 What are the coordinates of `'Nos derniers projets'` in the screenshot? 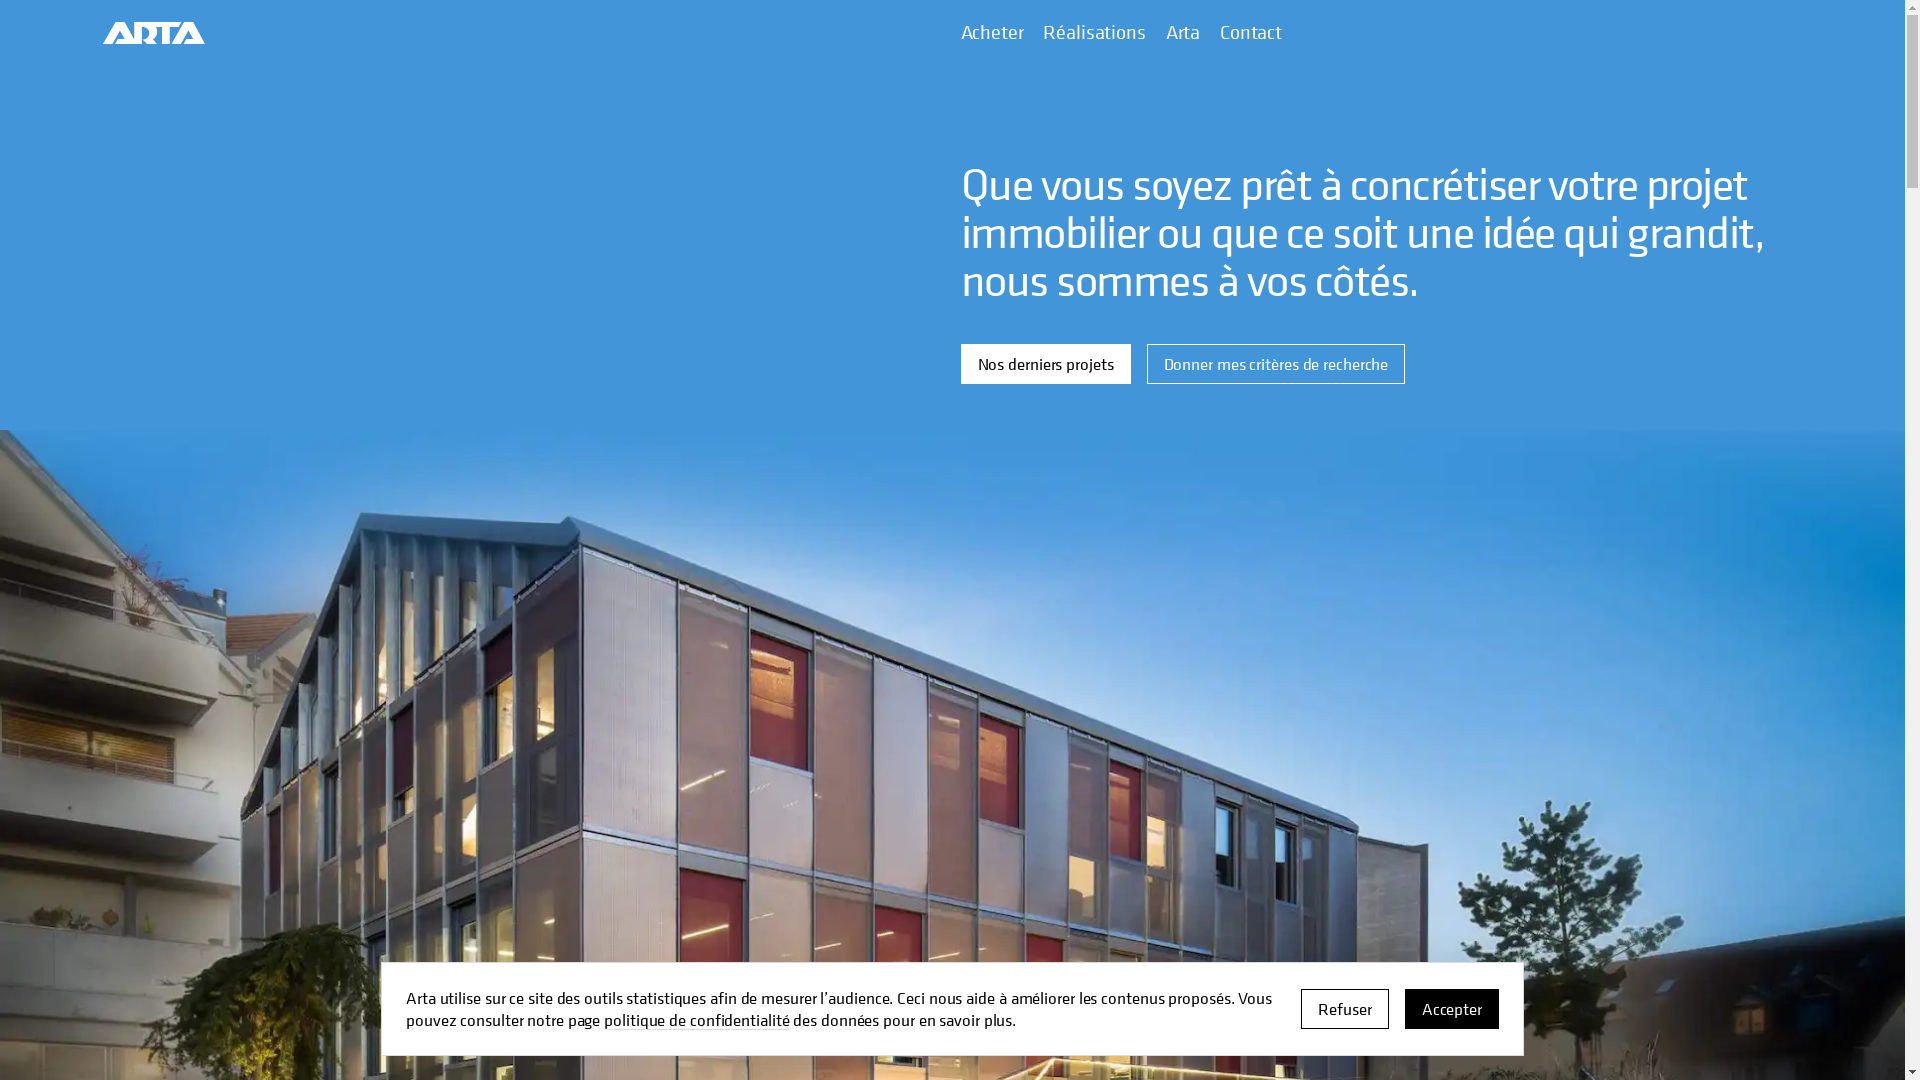 It's located at (1044, 363).